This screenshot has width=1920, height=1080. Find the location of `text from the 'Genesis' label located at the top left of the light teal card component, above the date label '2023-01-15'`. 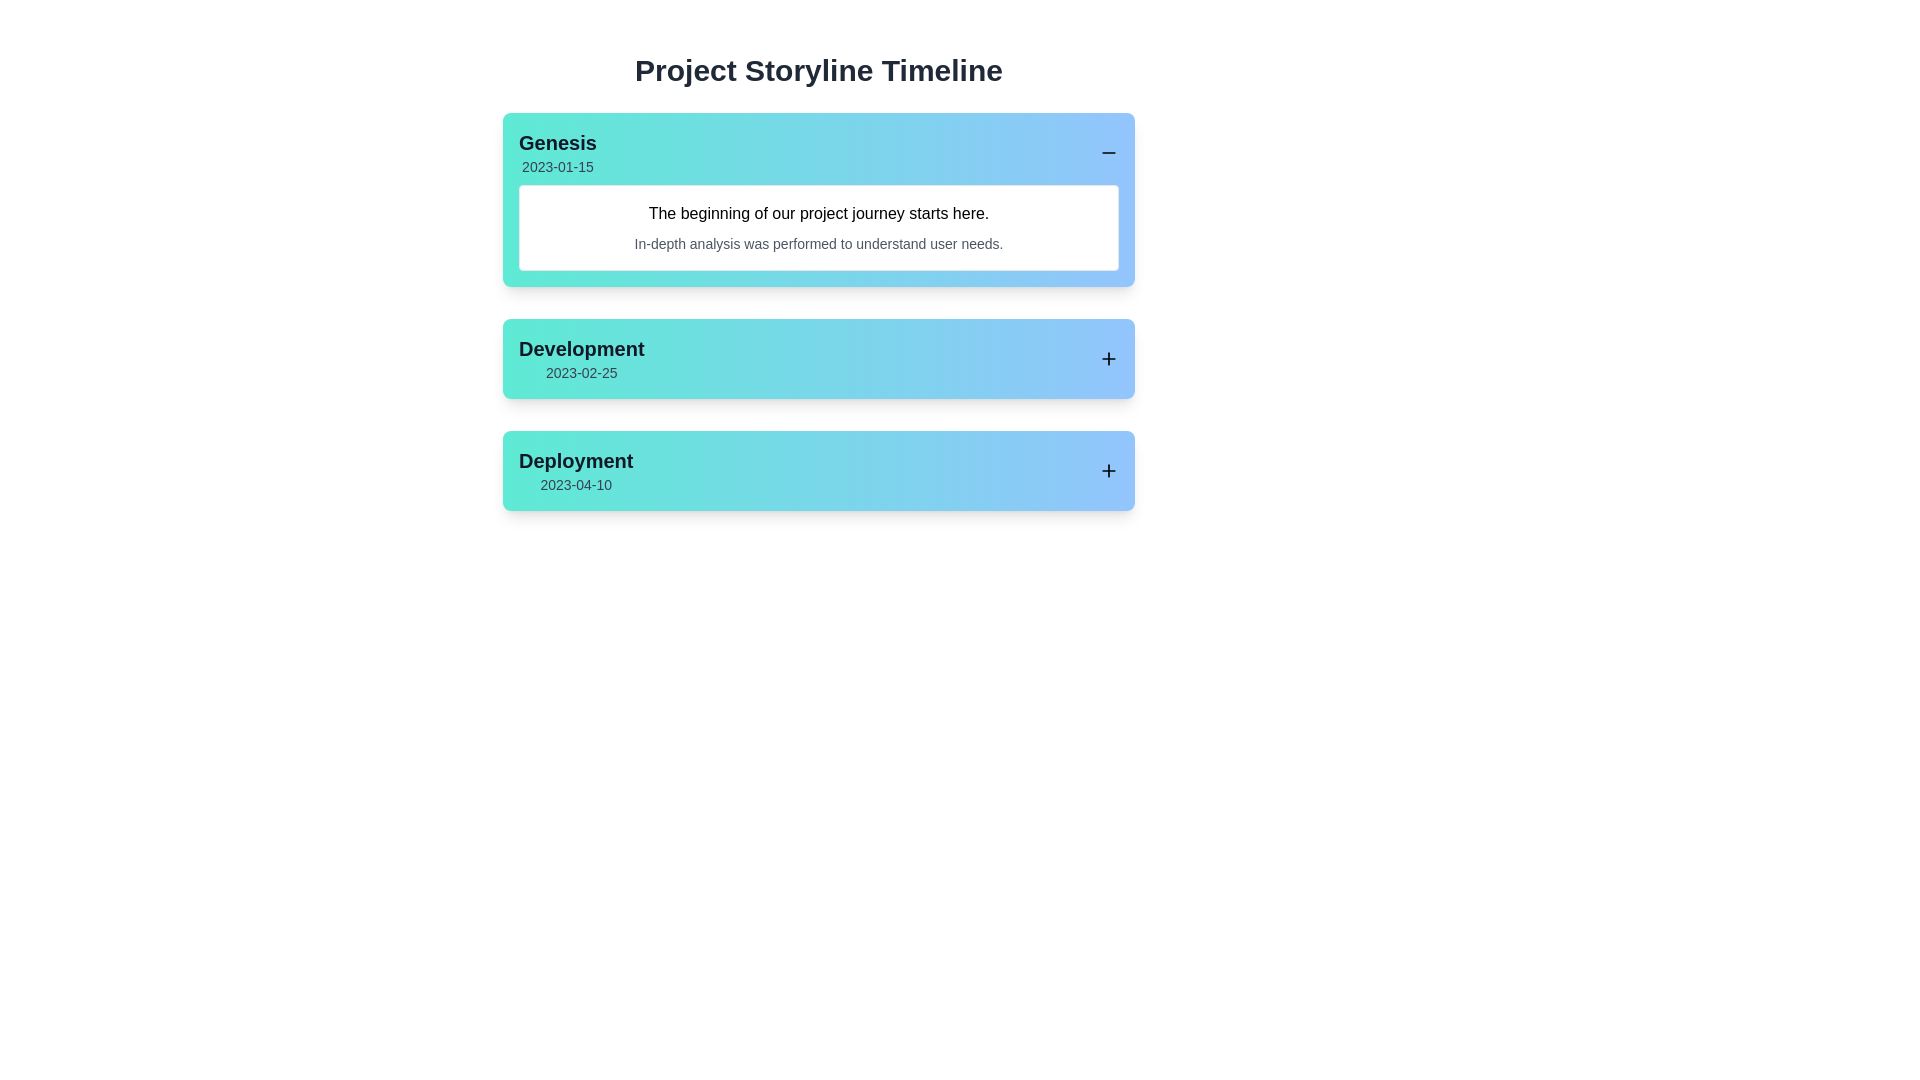

text from the 'Genesis' label located at the top left of the light teal card component, above the date label '2023-01-15' is located at coordinates (557, 141).